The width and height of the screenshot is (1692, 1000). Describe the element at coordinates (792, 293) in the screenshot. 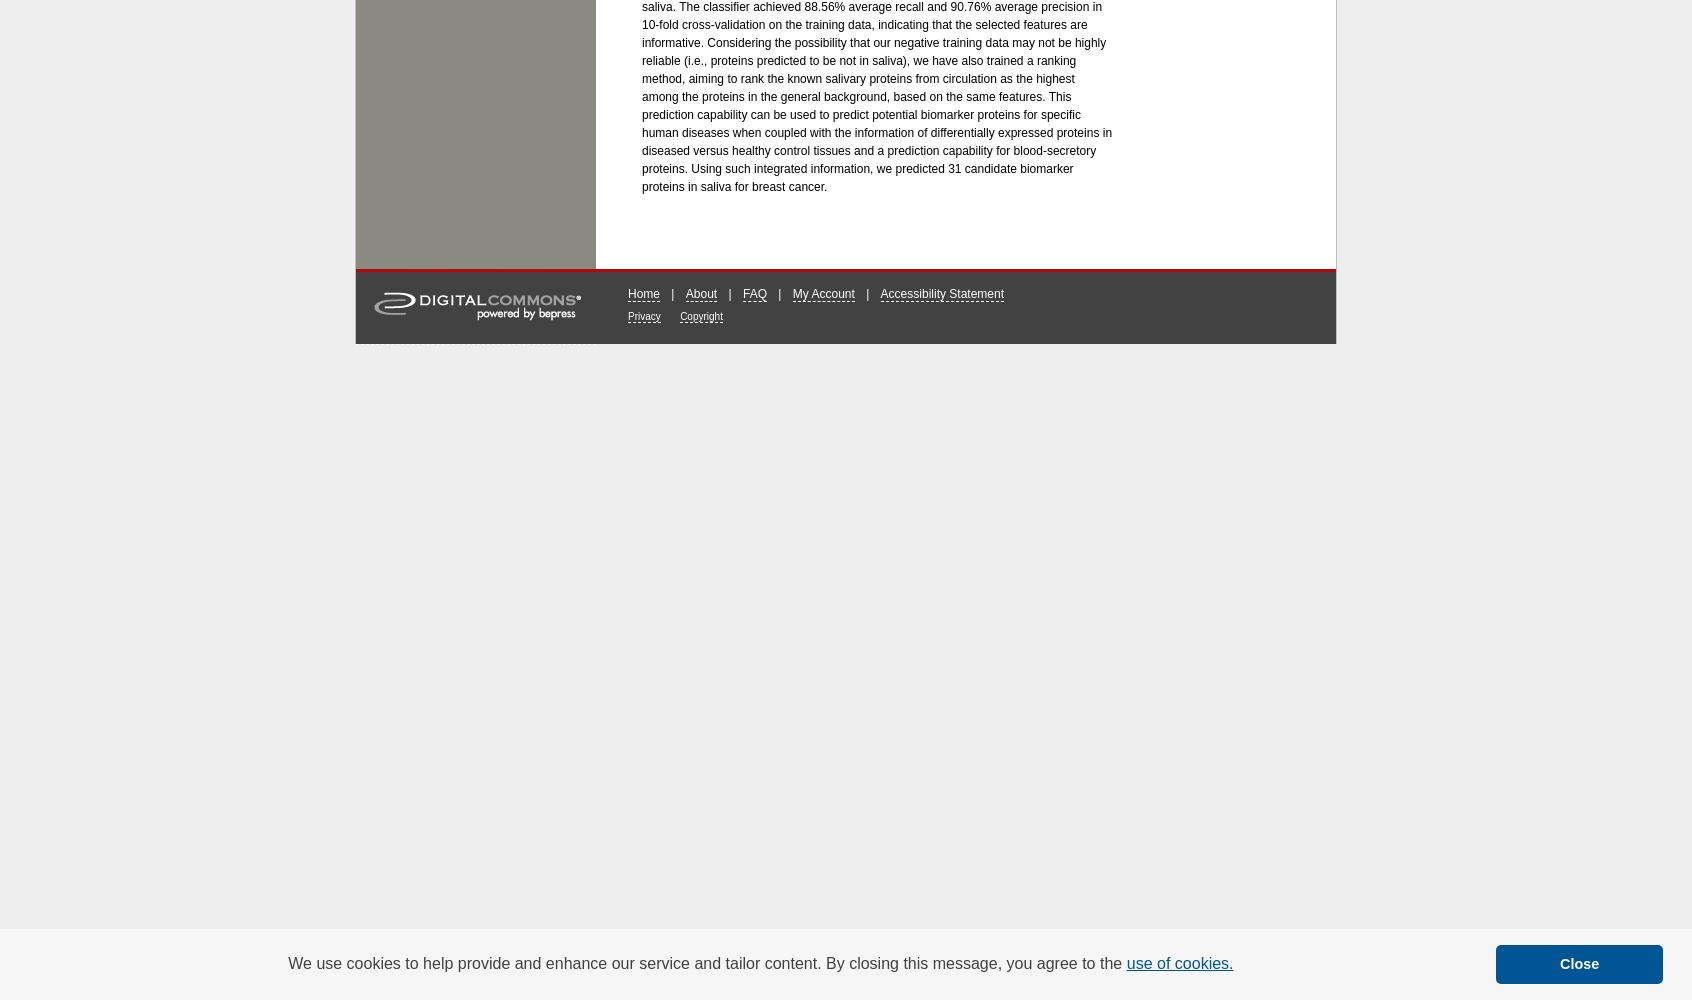

I see `'My Account'` at that location.